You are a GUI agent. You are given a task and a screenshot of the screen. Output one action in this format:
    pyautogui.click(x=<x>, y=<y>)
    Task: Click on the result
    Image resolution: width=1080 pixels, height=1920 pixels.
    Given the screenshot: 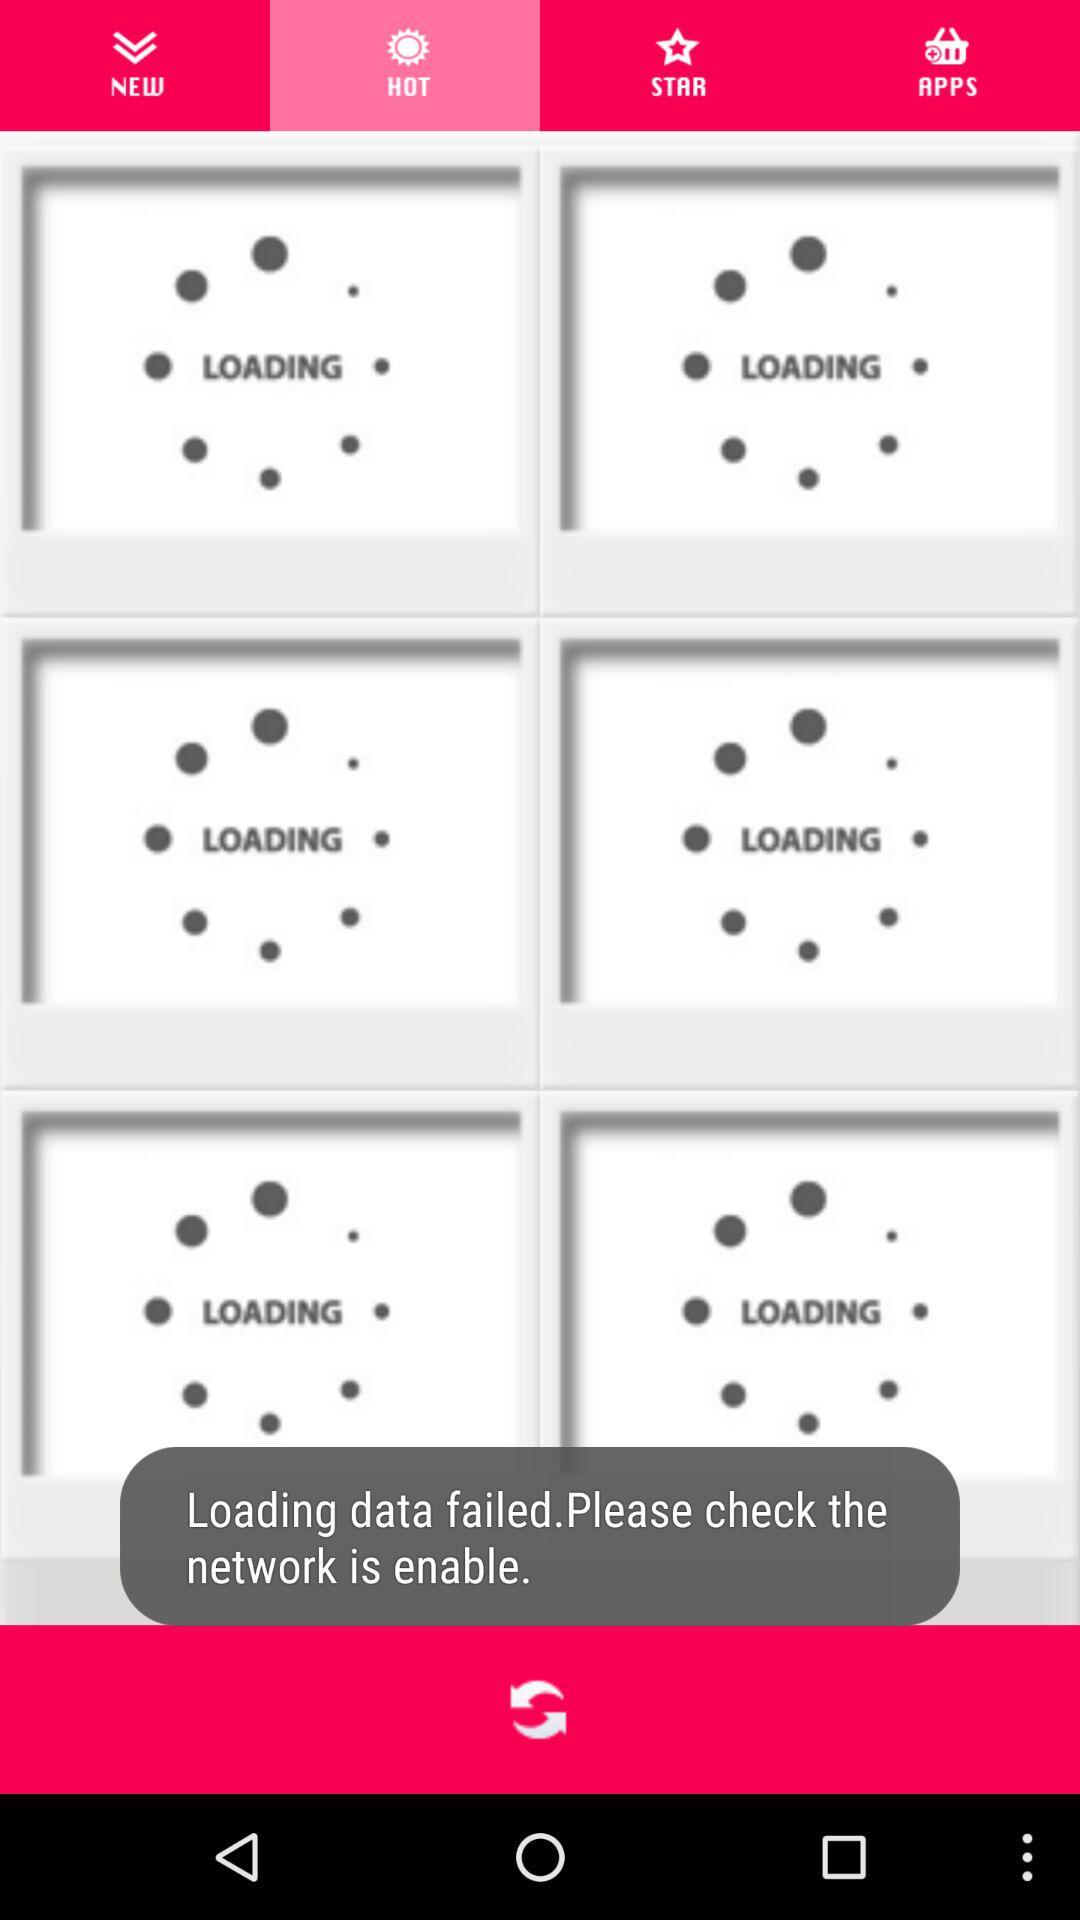 What is the action you would take?
    pyautogui.click(x=538, y=1708)
    